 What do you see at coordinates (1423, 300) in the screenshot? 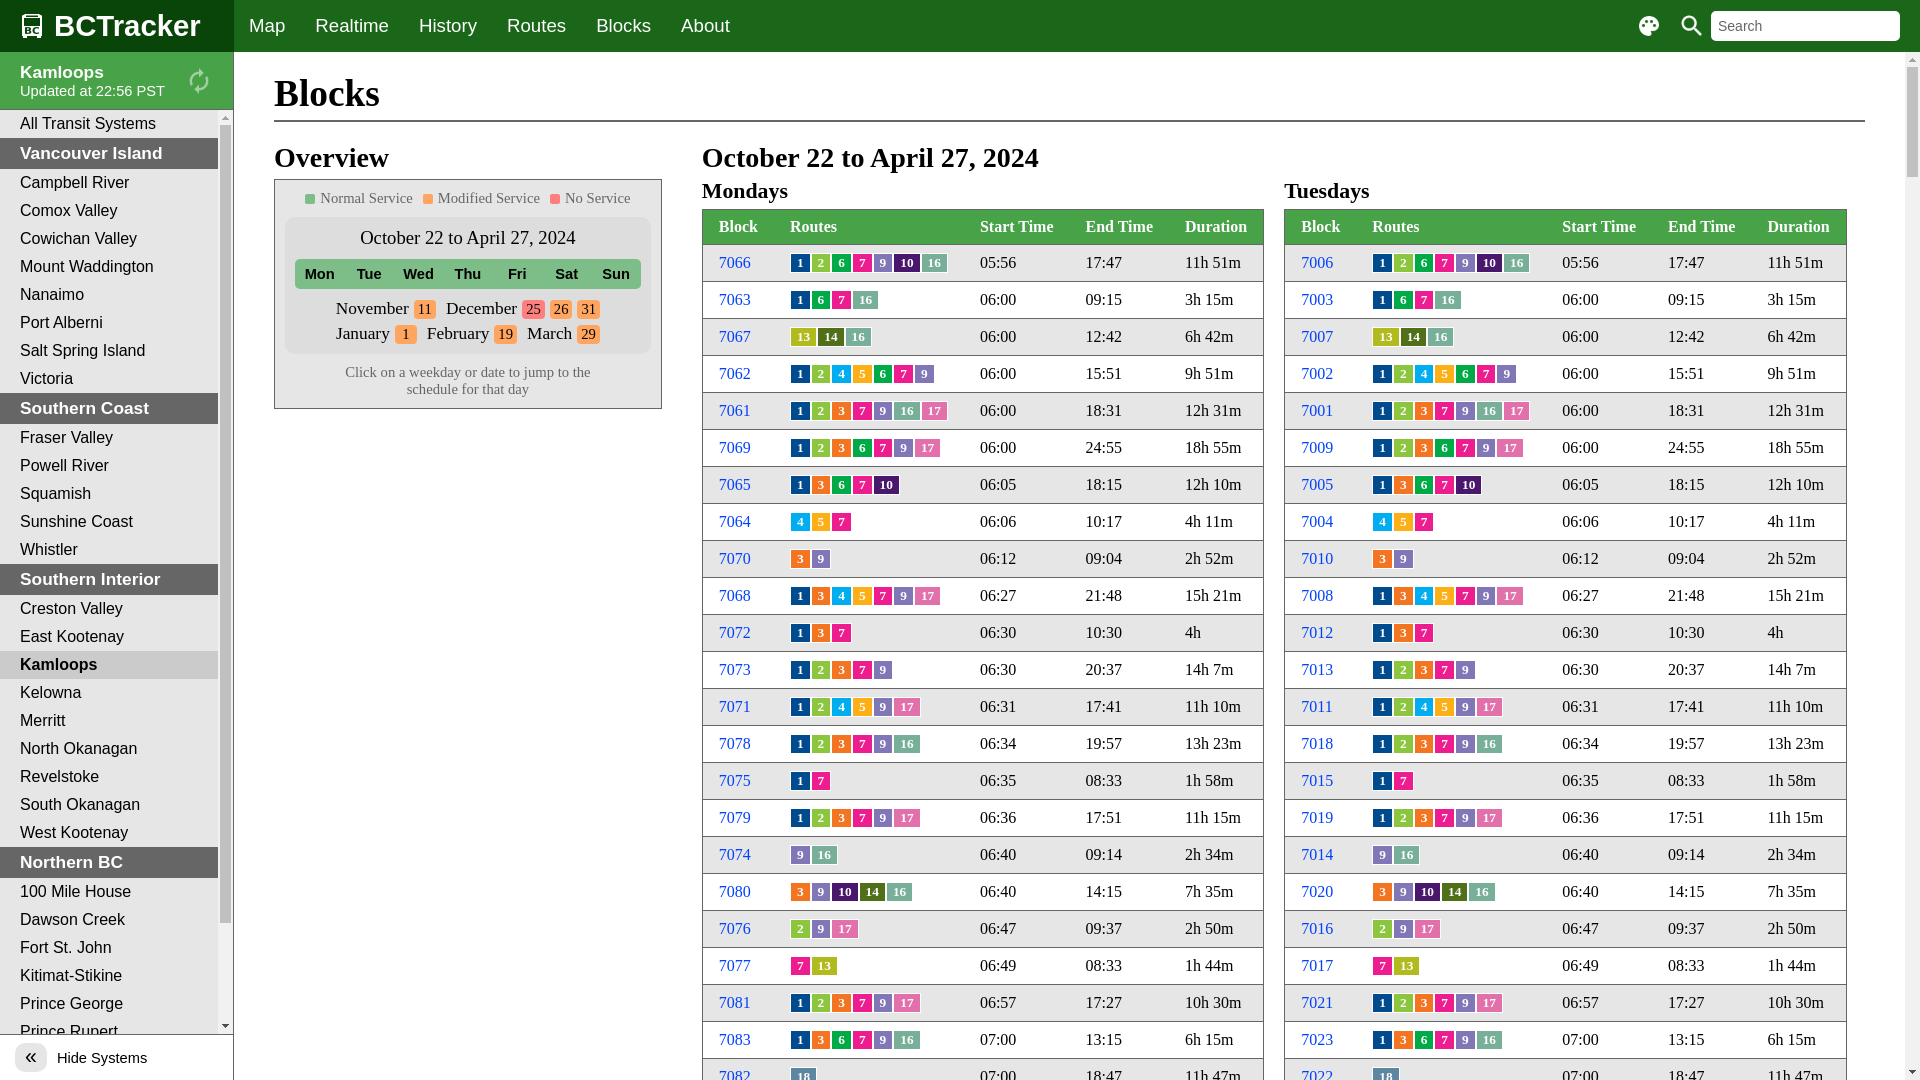
I see `'7'` at bounding box center [1423, 300].